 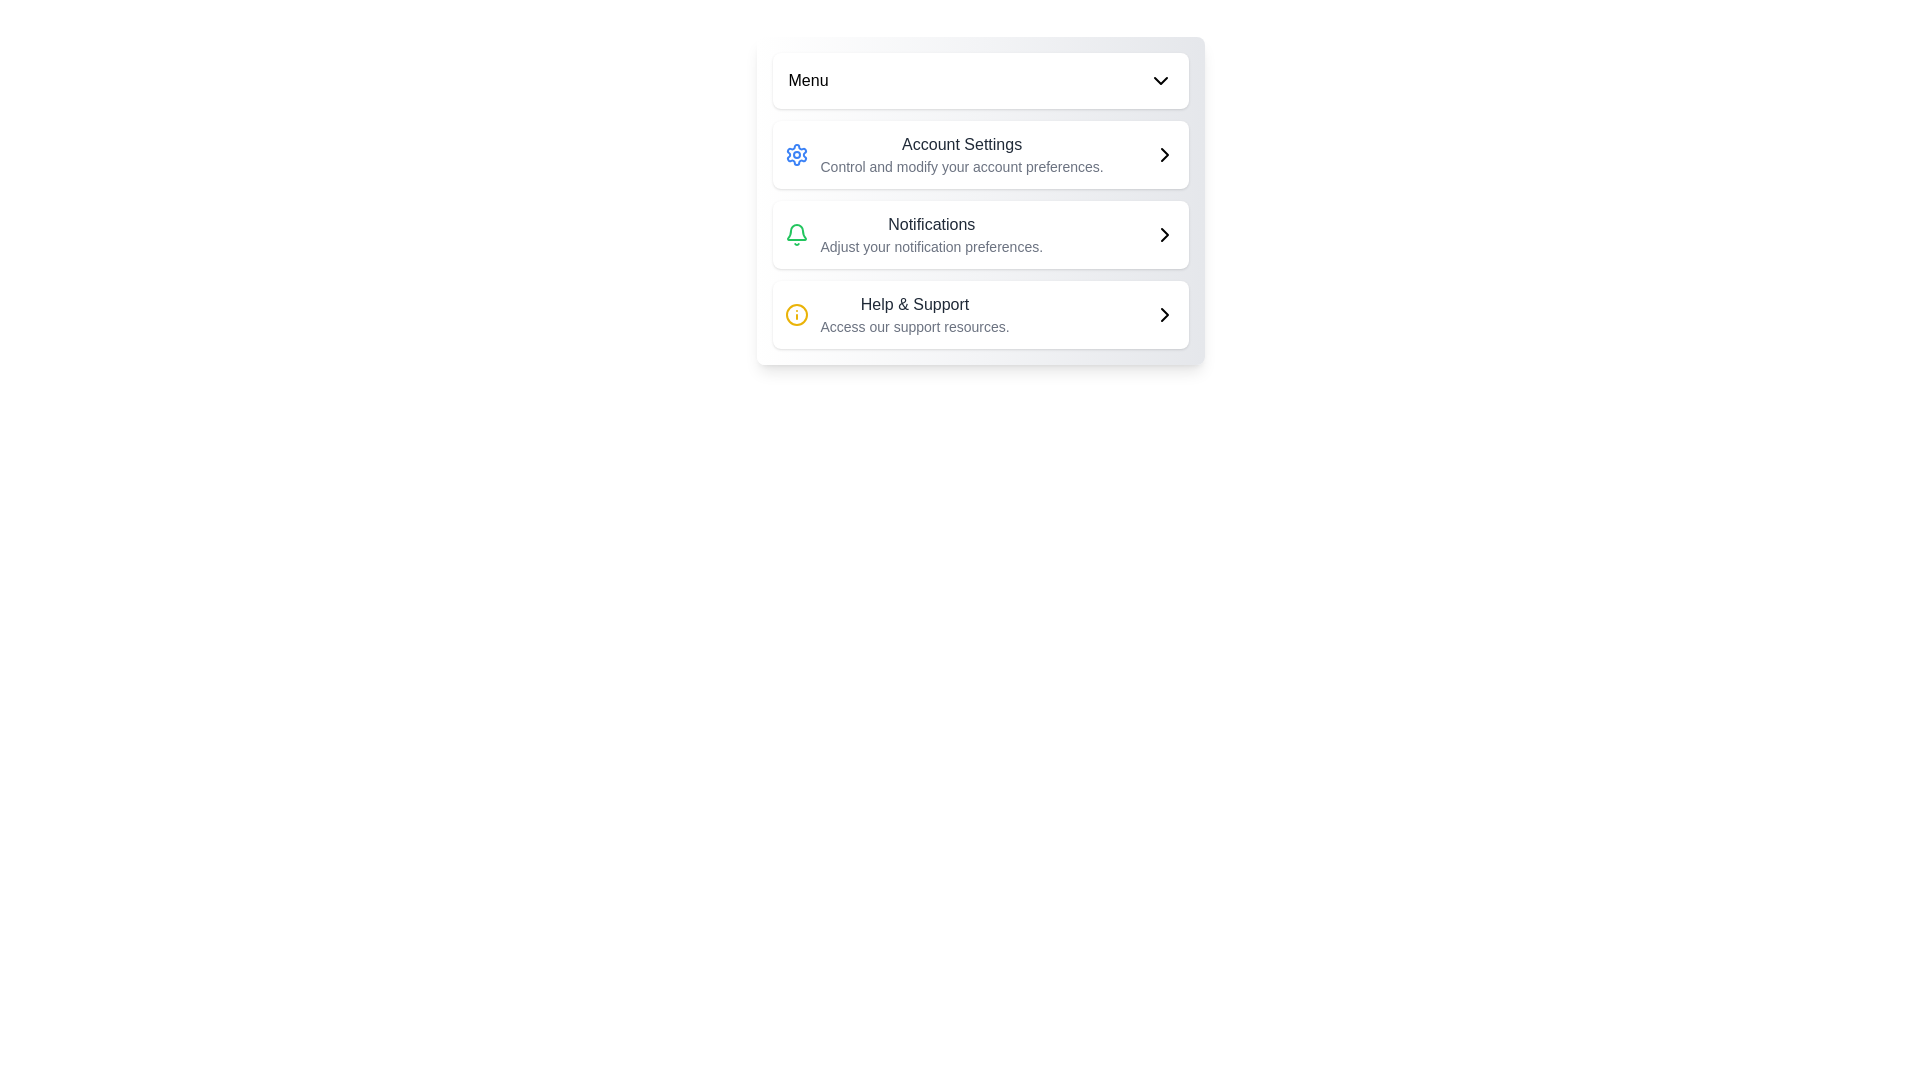 What do you see at coordinates (962, 153) in the screenshot?
I see `the 'Account Settings' list item in the vertical menu` at bounding box center [962, 153].